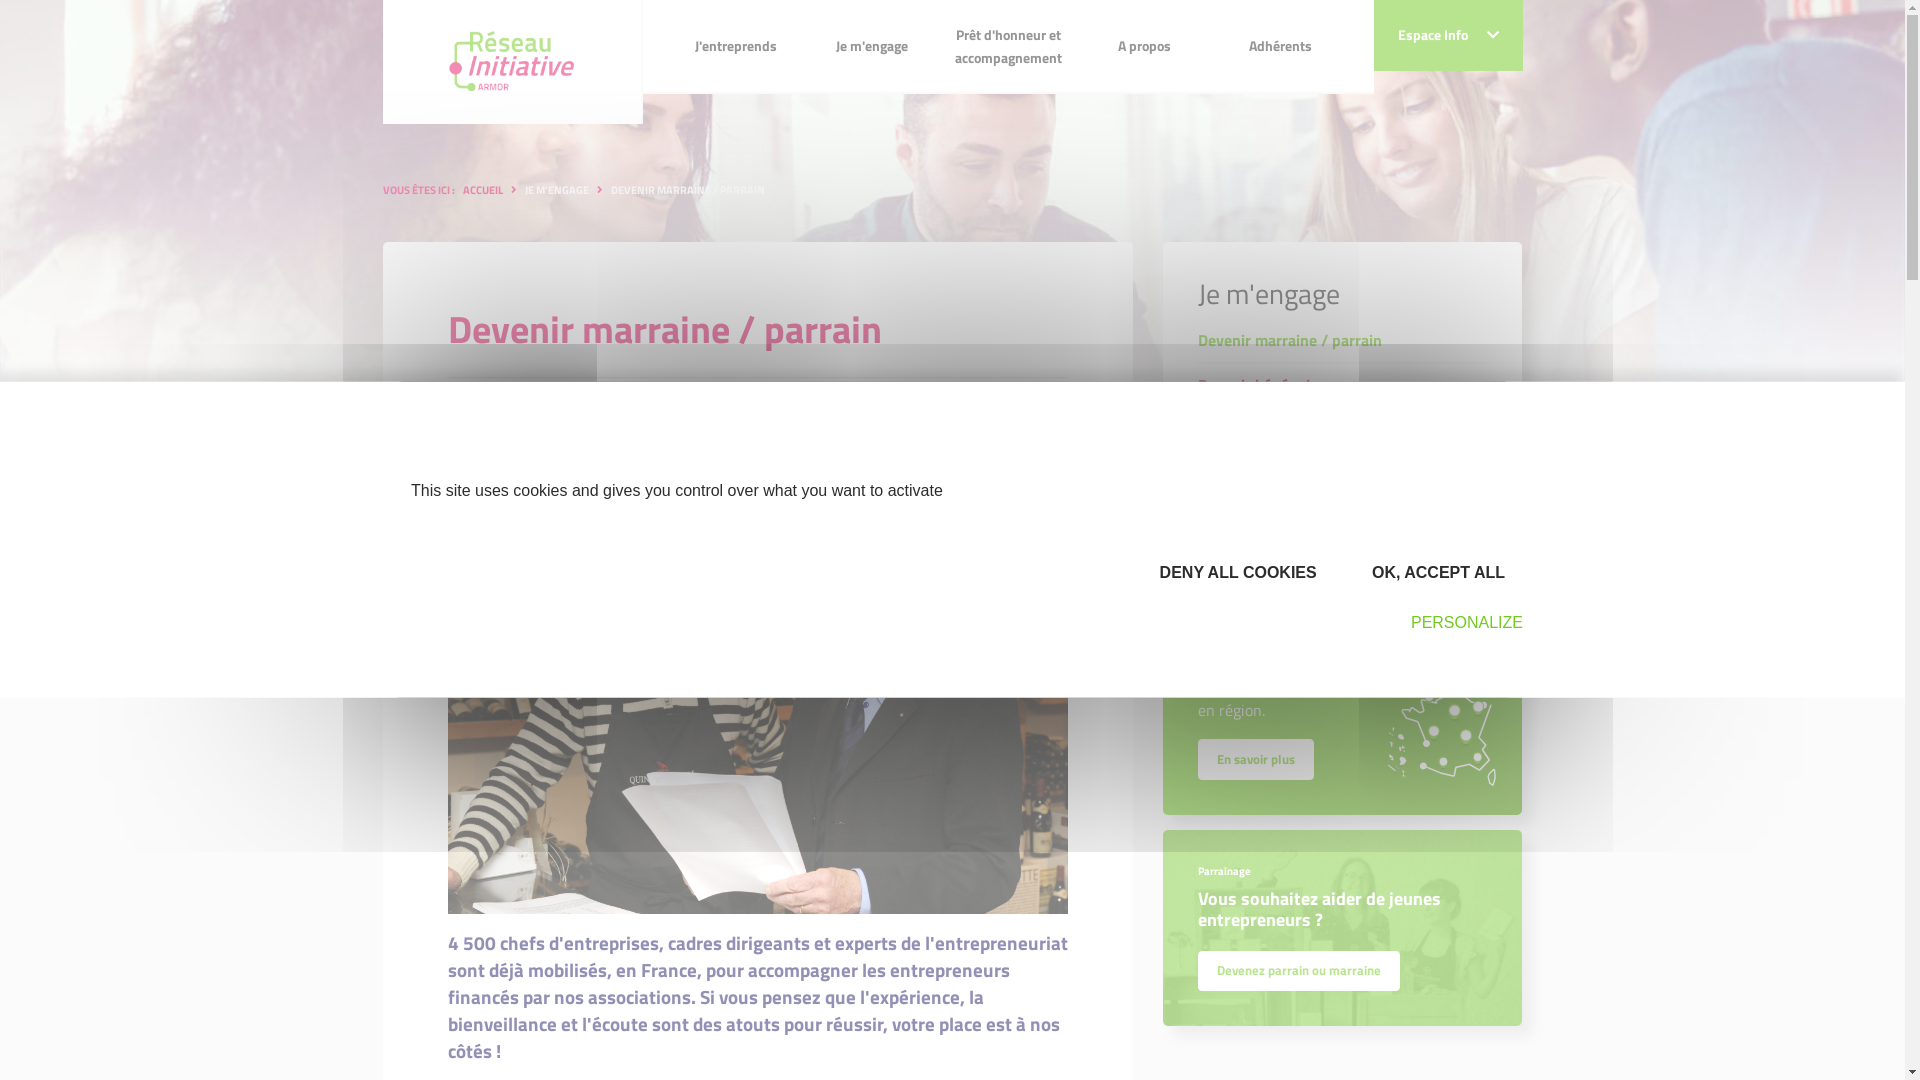 The image size is (1920, 1080). Describe the element at coordinates (481, 190) in the screenshot. I see `'ACCUEIL'` at that location.